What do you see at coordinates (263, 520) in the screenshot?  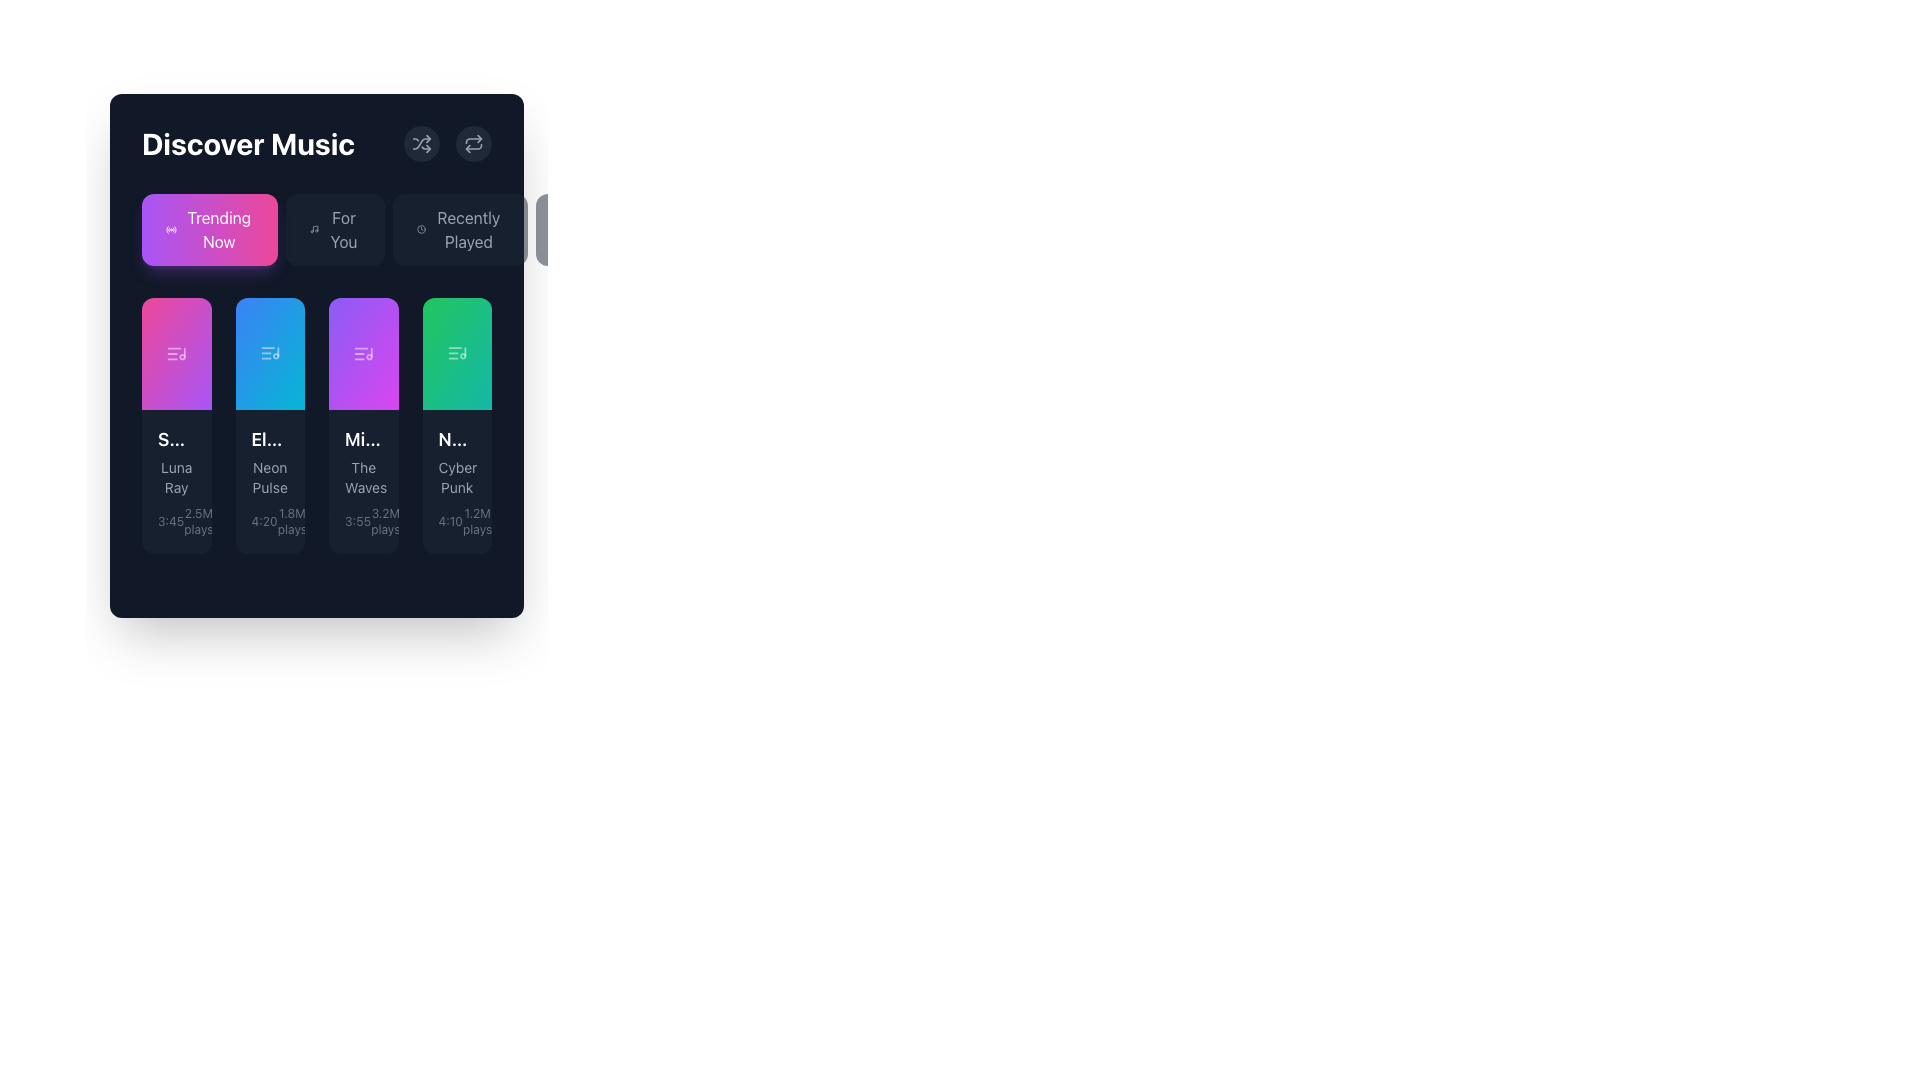 I see `the text label that displays the duration of the song 'Neon Pulse', located in the lower-left segment of the card, above the '1.8M plays' text in the 'Trending Now' section` at bounding box center [263, 520].